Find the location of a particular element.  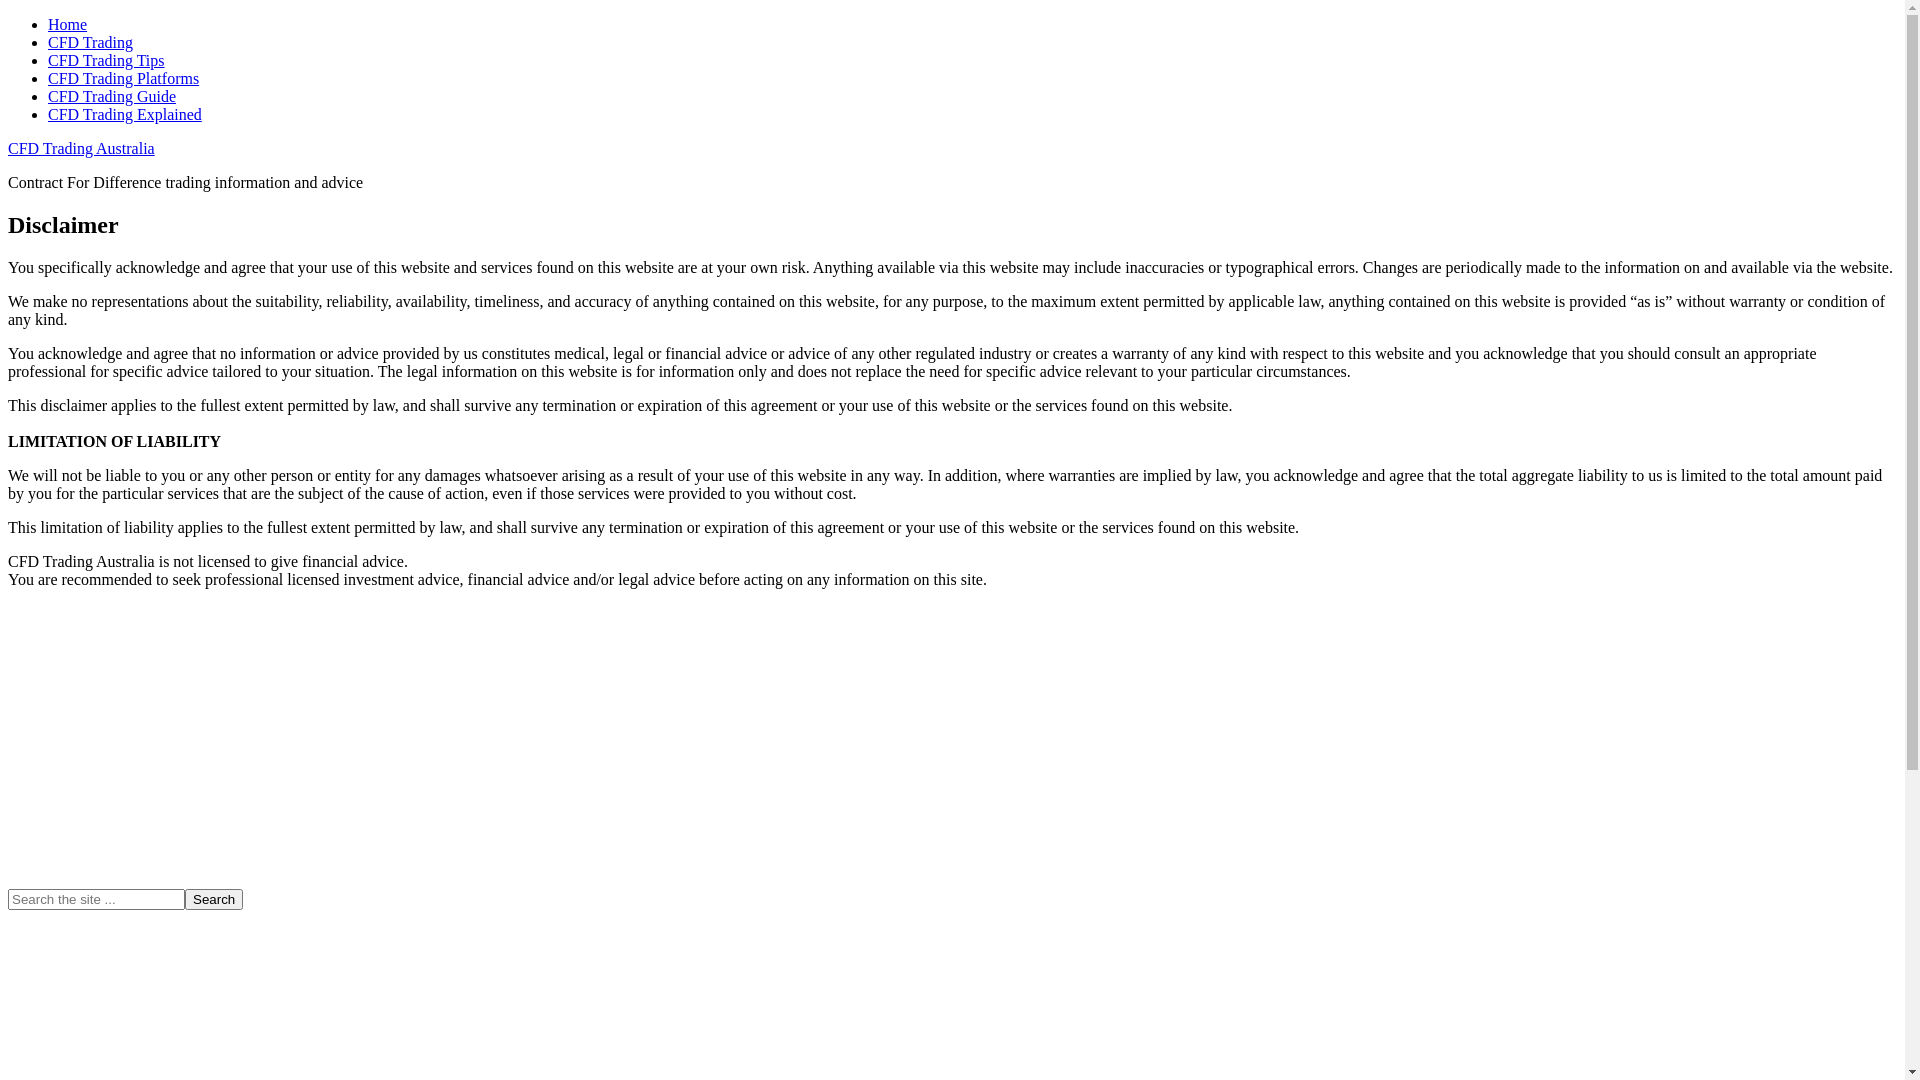

'Home' is located at coordinates (67, 24).